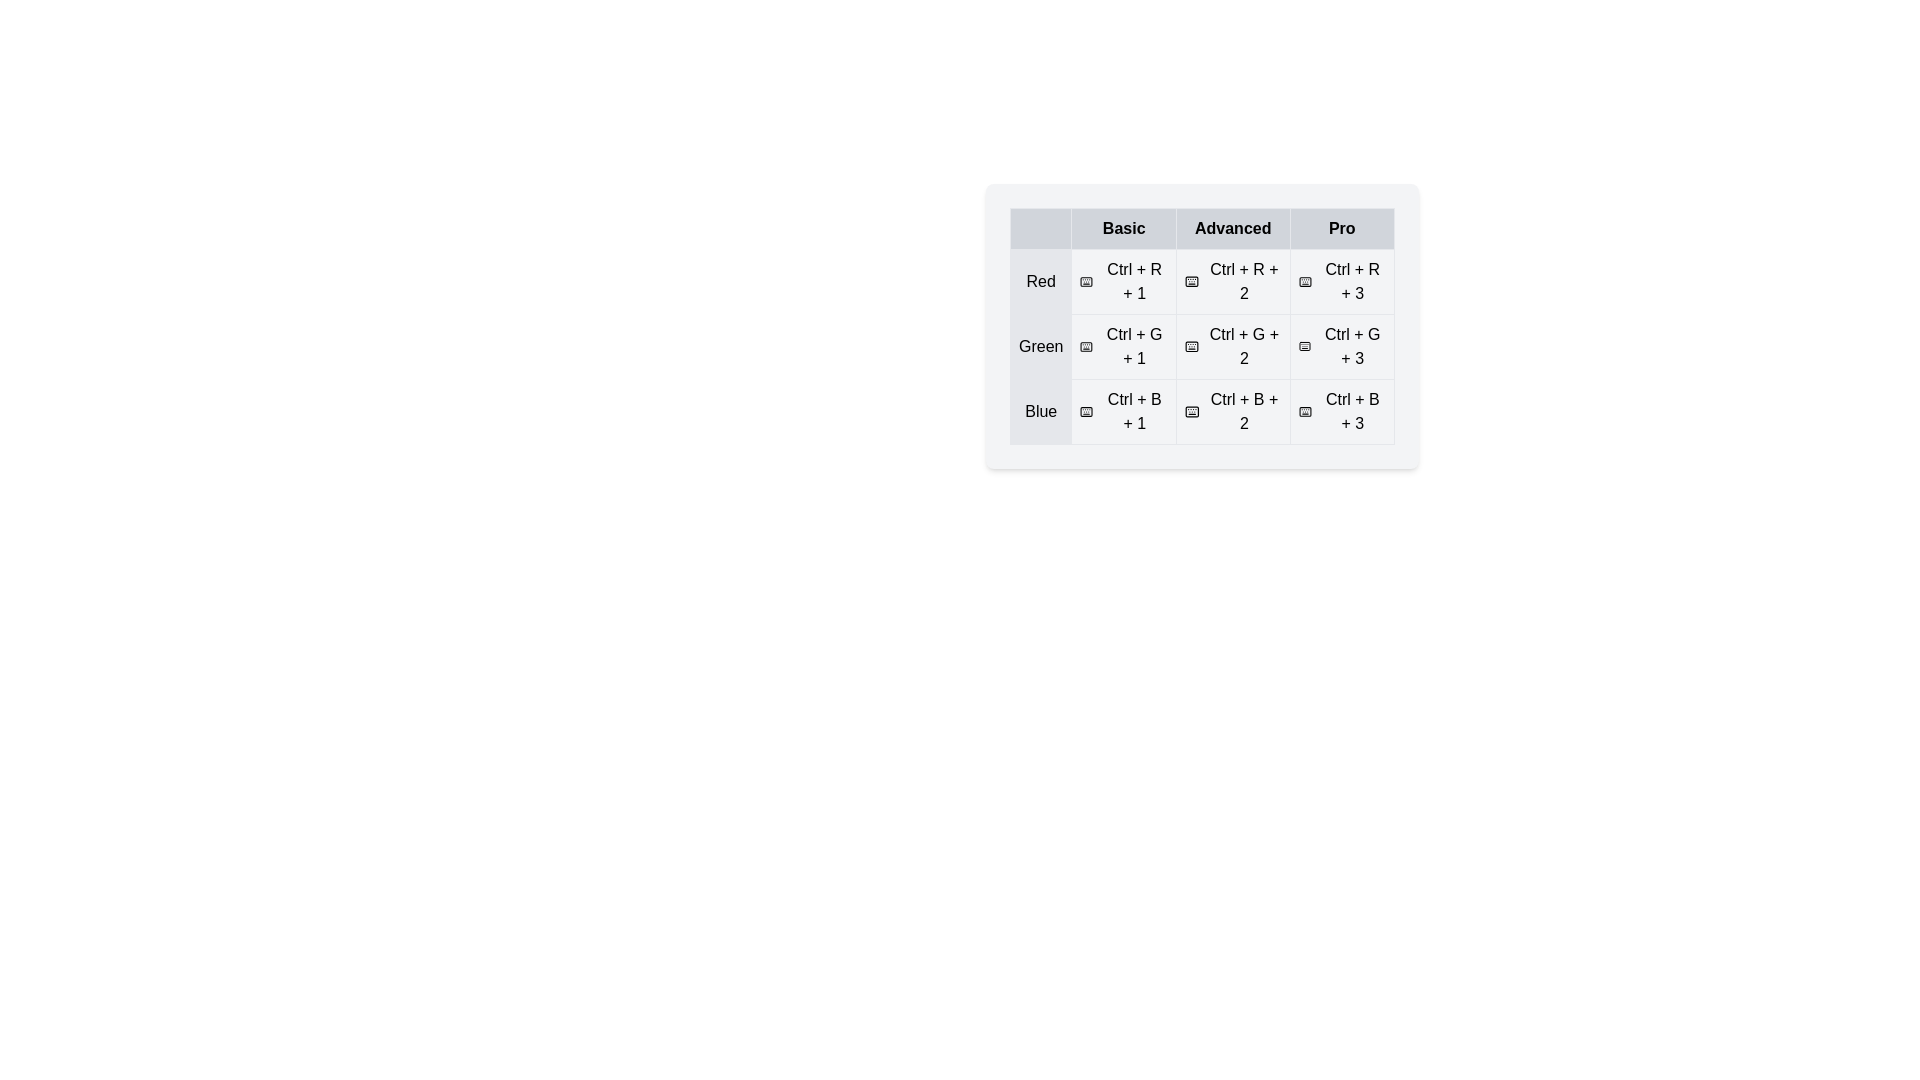  I want to click on graphical rectangle element located in the center-right area of the grid, representing a shortcut or visual aid, by clicking on it, so click(1305, 346).